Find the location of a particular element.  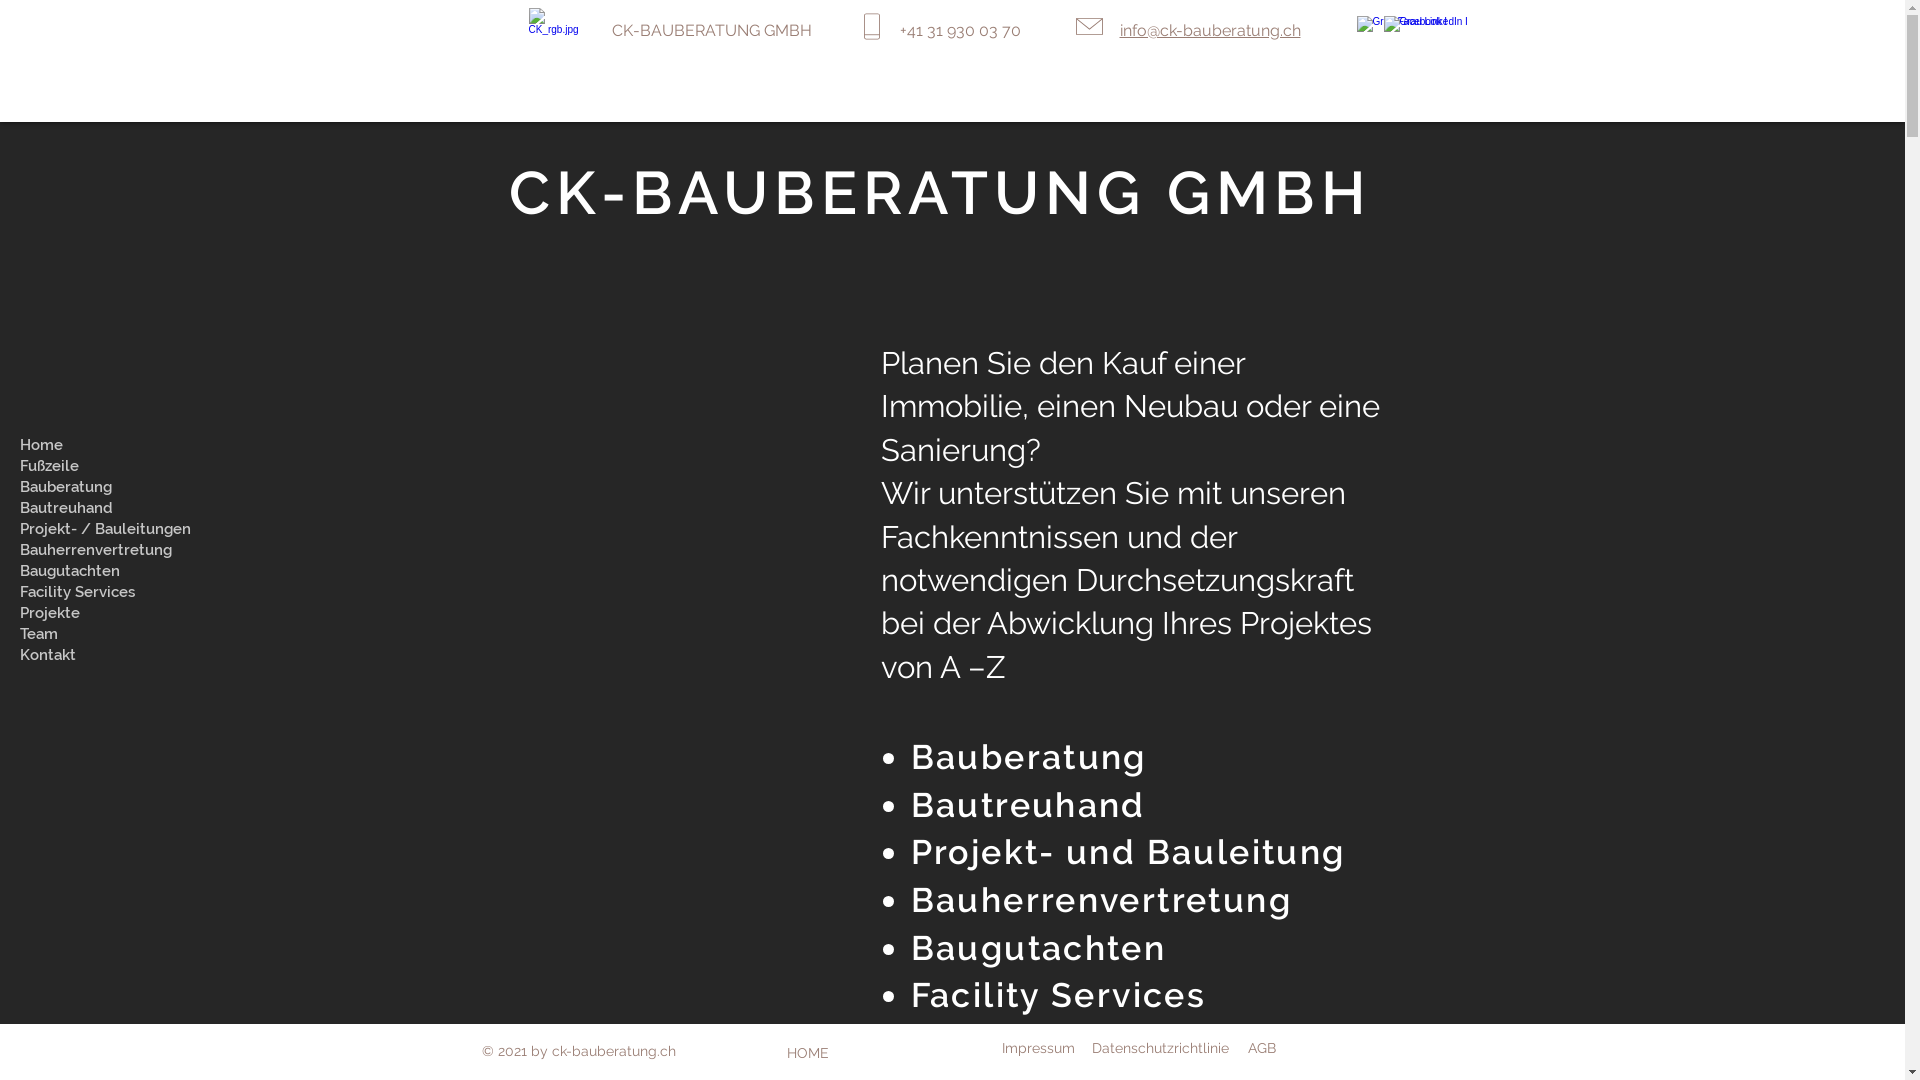

'Bauberatung' is located at coordinates (1028, 756).